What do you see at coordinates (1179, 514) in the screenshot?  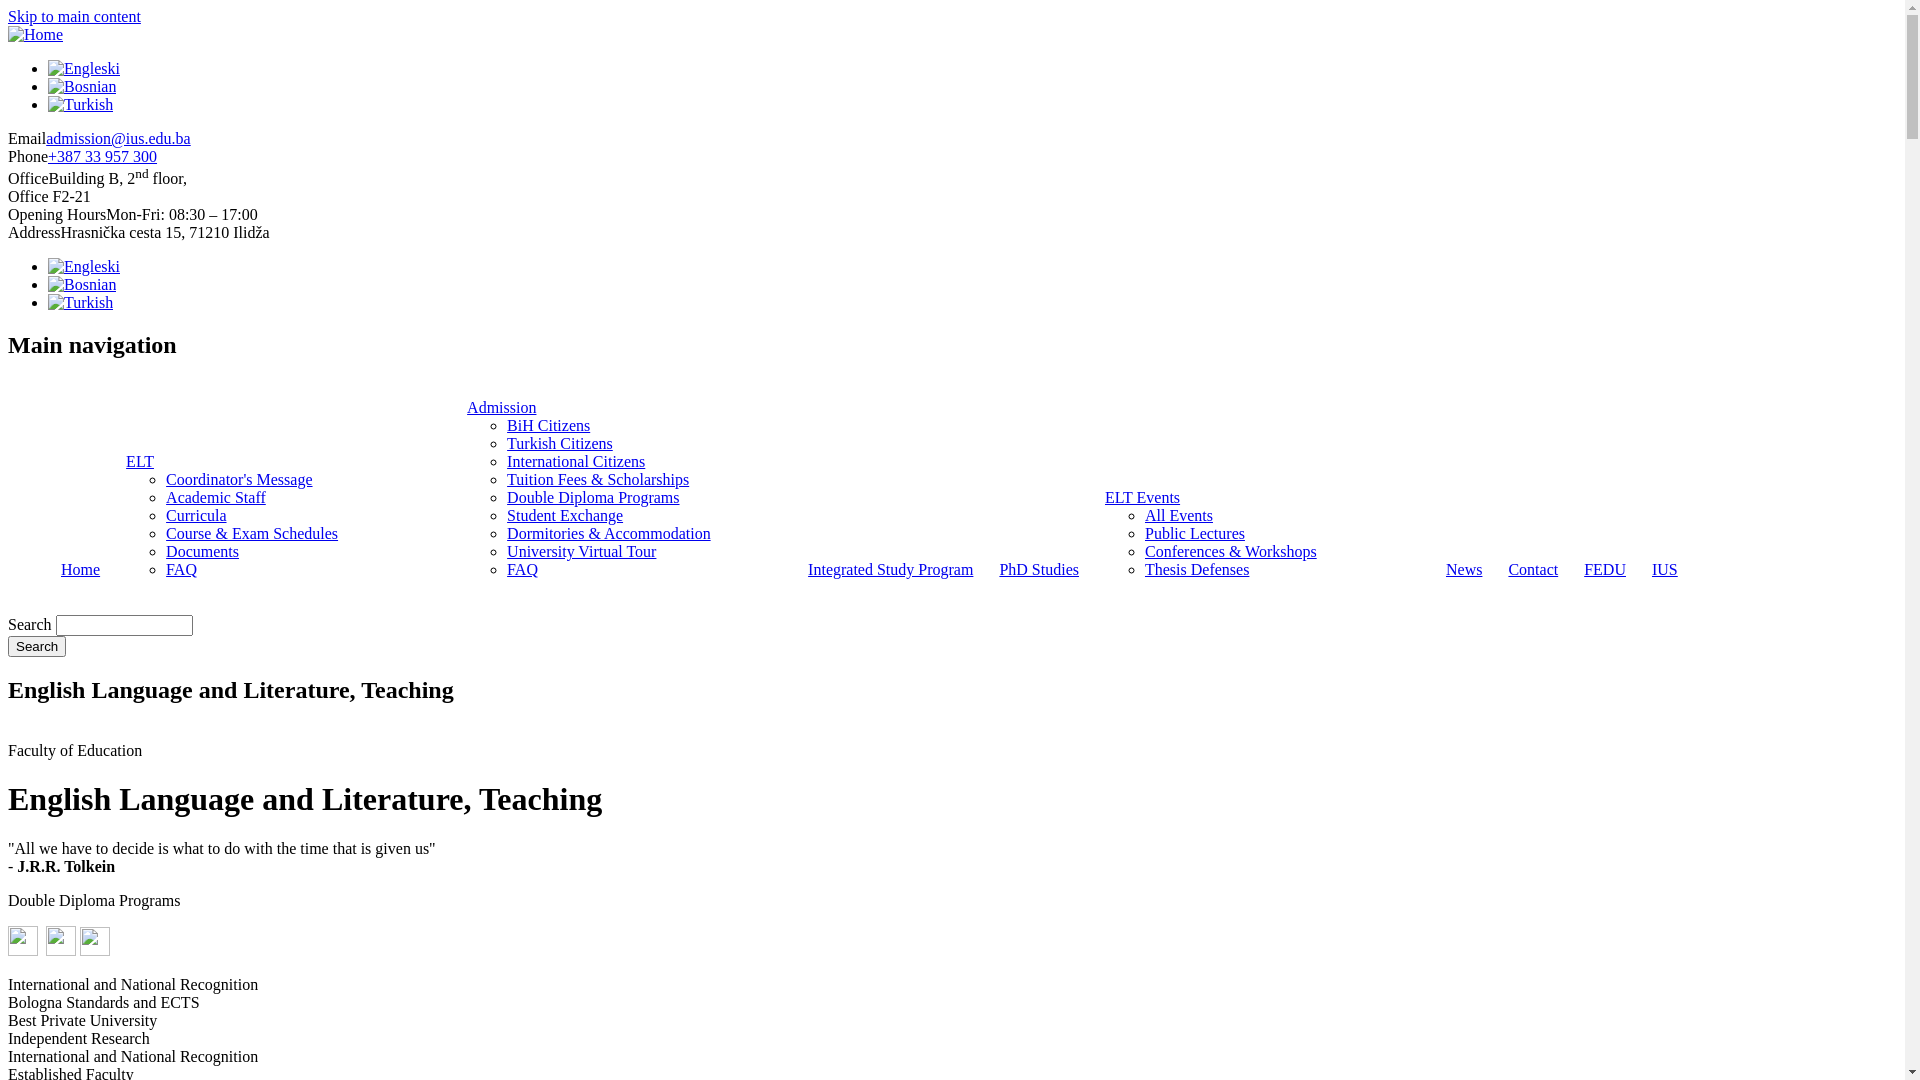 I see `'All Events'` at bounding box center [1179, 514].